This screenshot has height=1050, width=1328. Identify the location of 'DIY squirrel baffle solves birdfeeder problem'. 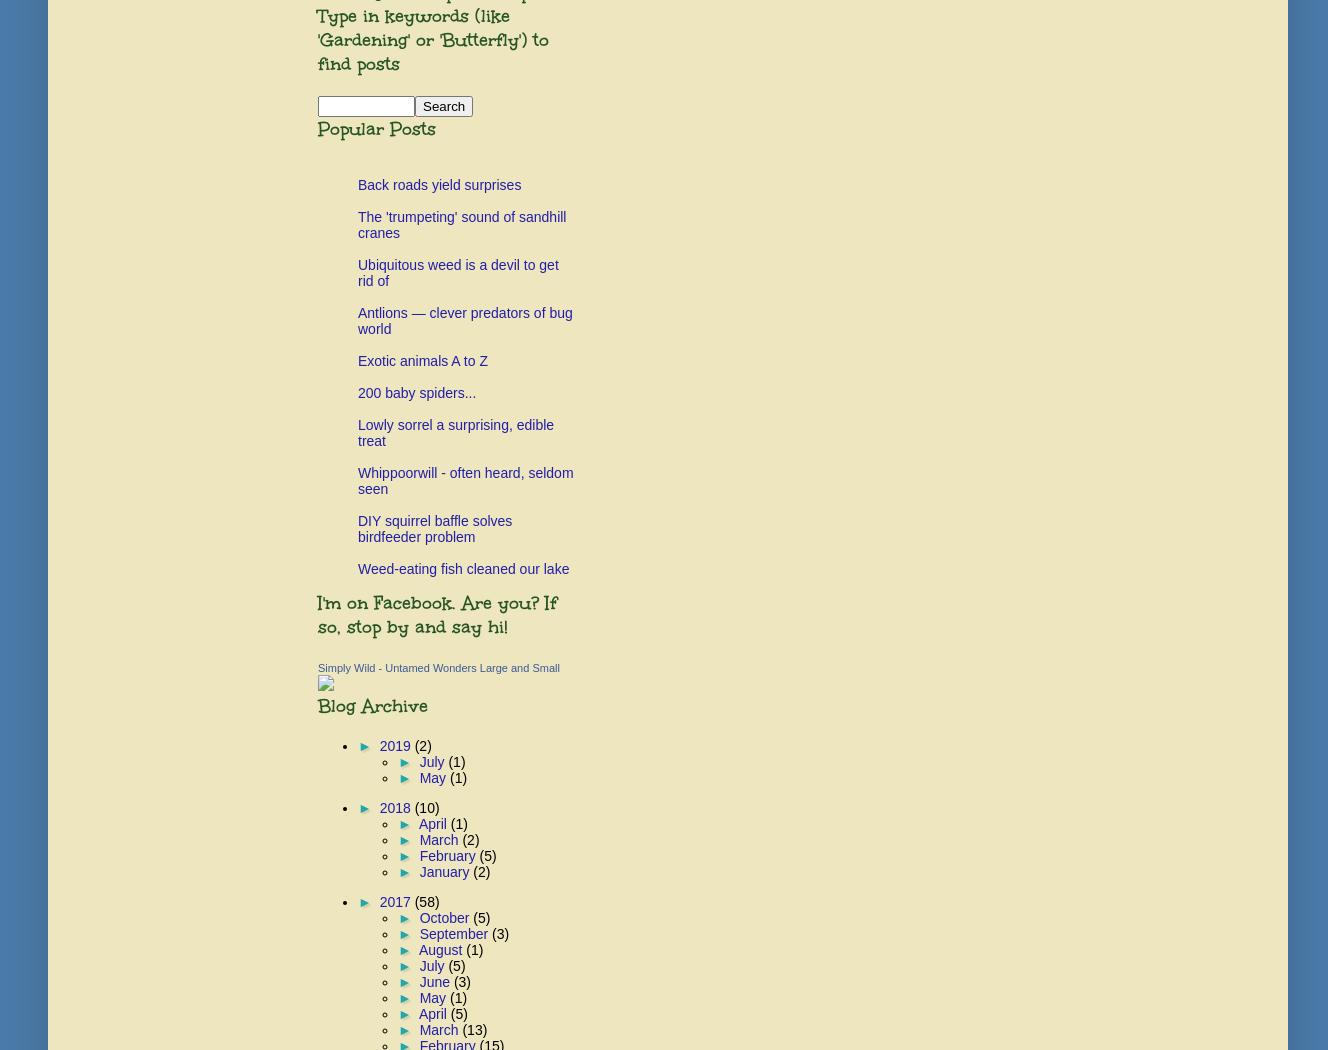
(435, 528).